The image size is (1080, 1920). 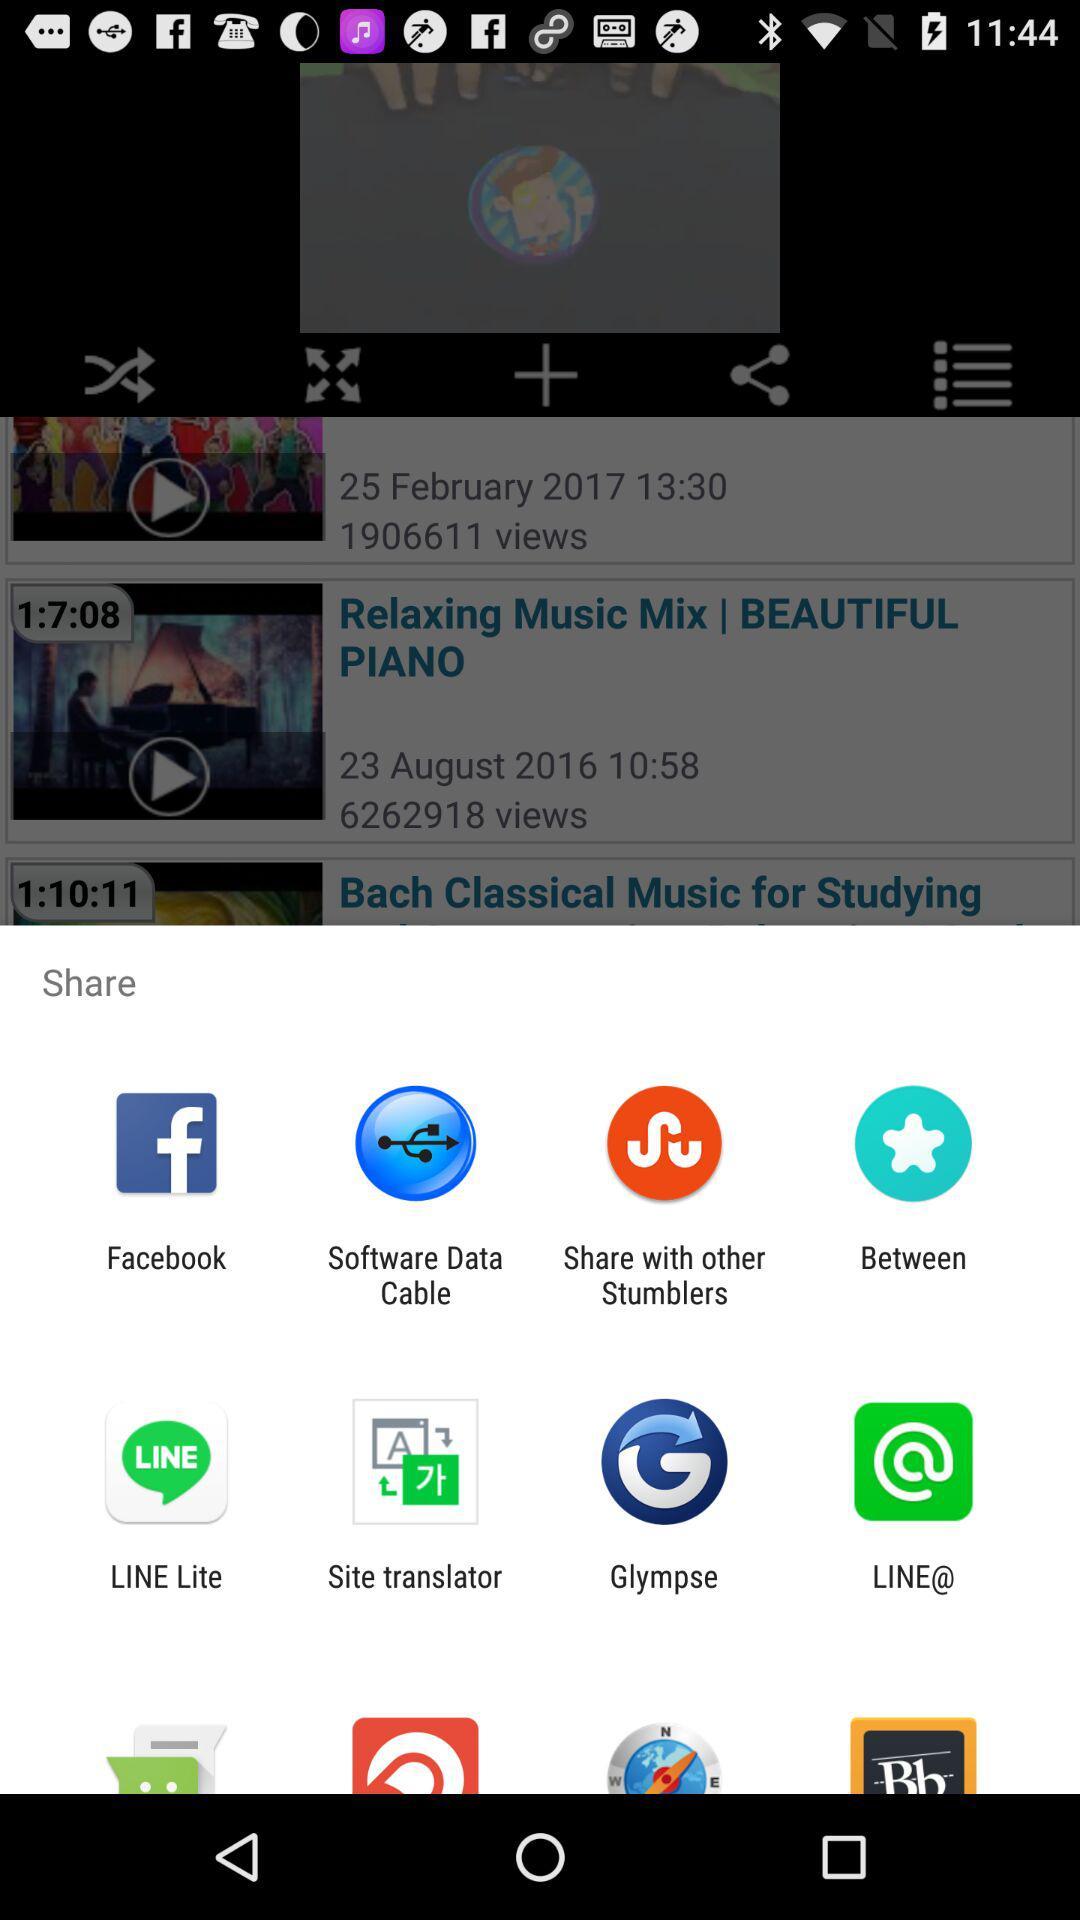 What do you see at coordinates (165, 1592) in the screenshot?
I see `line lite item` at bounding box center [165, 1592].